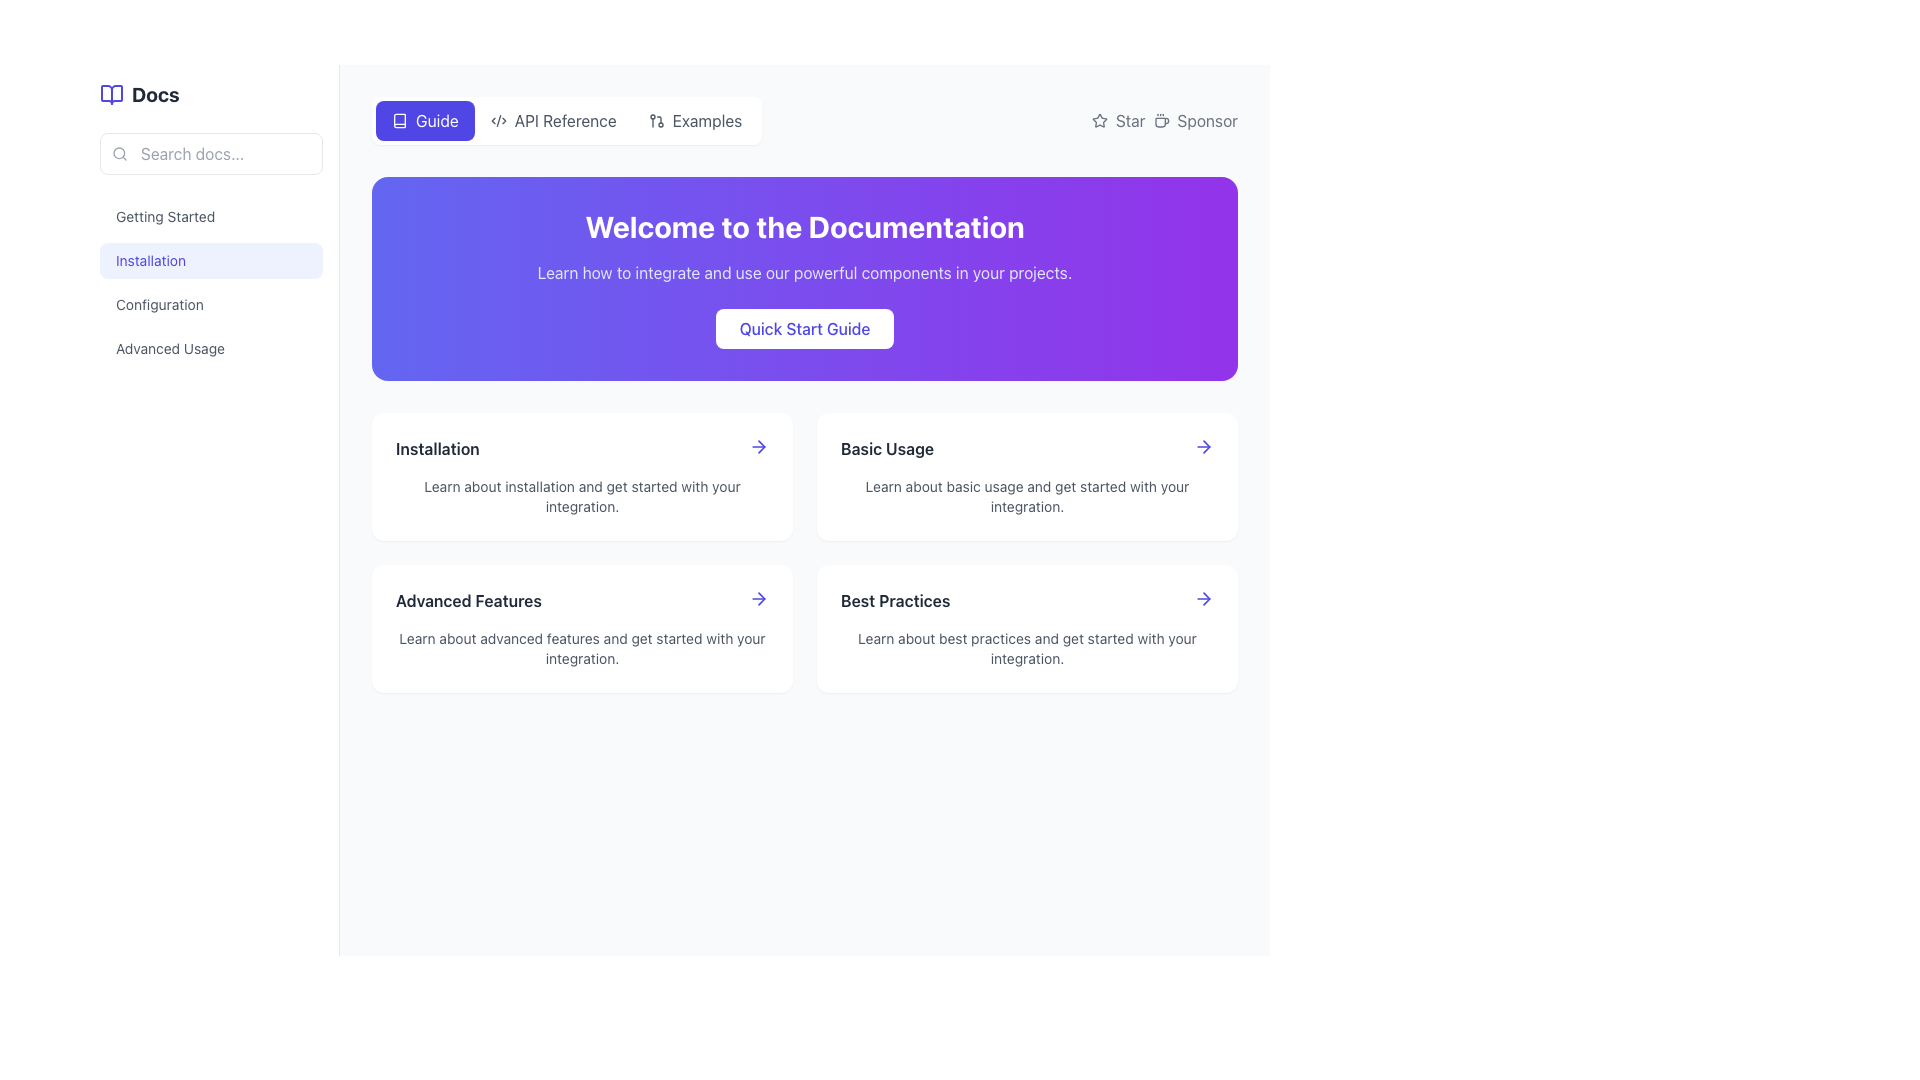  I want to click on the descriptive subtitle text block that welcomes users to the documentation section, positioned below the 'Welcome to the Documentation' header and above the 'Quick Start Guide' button, so click(805, 273).